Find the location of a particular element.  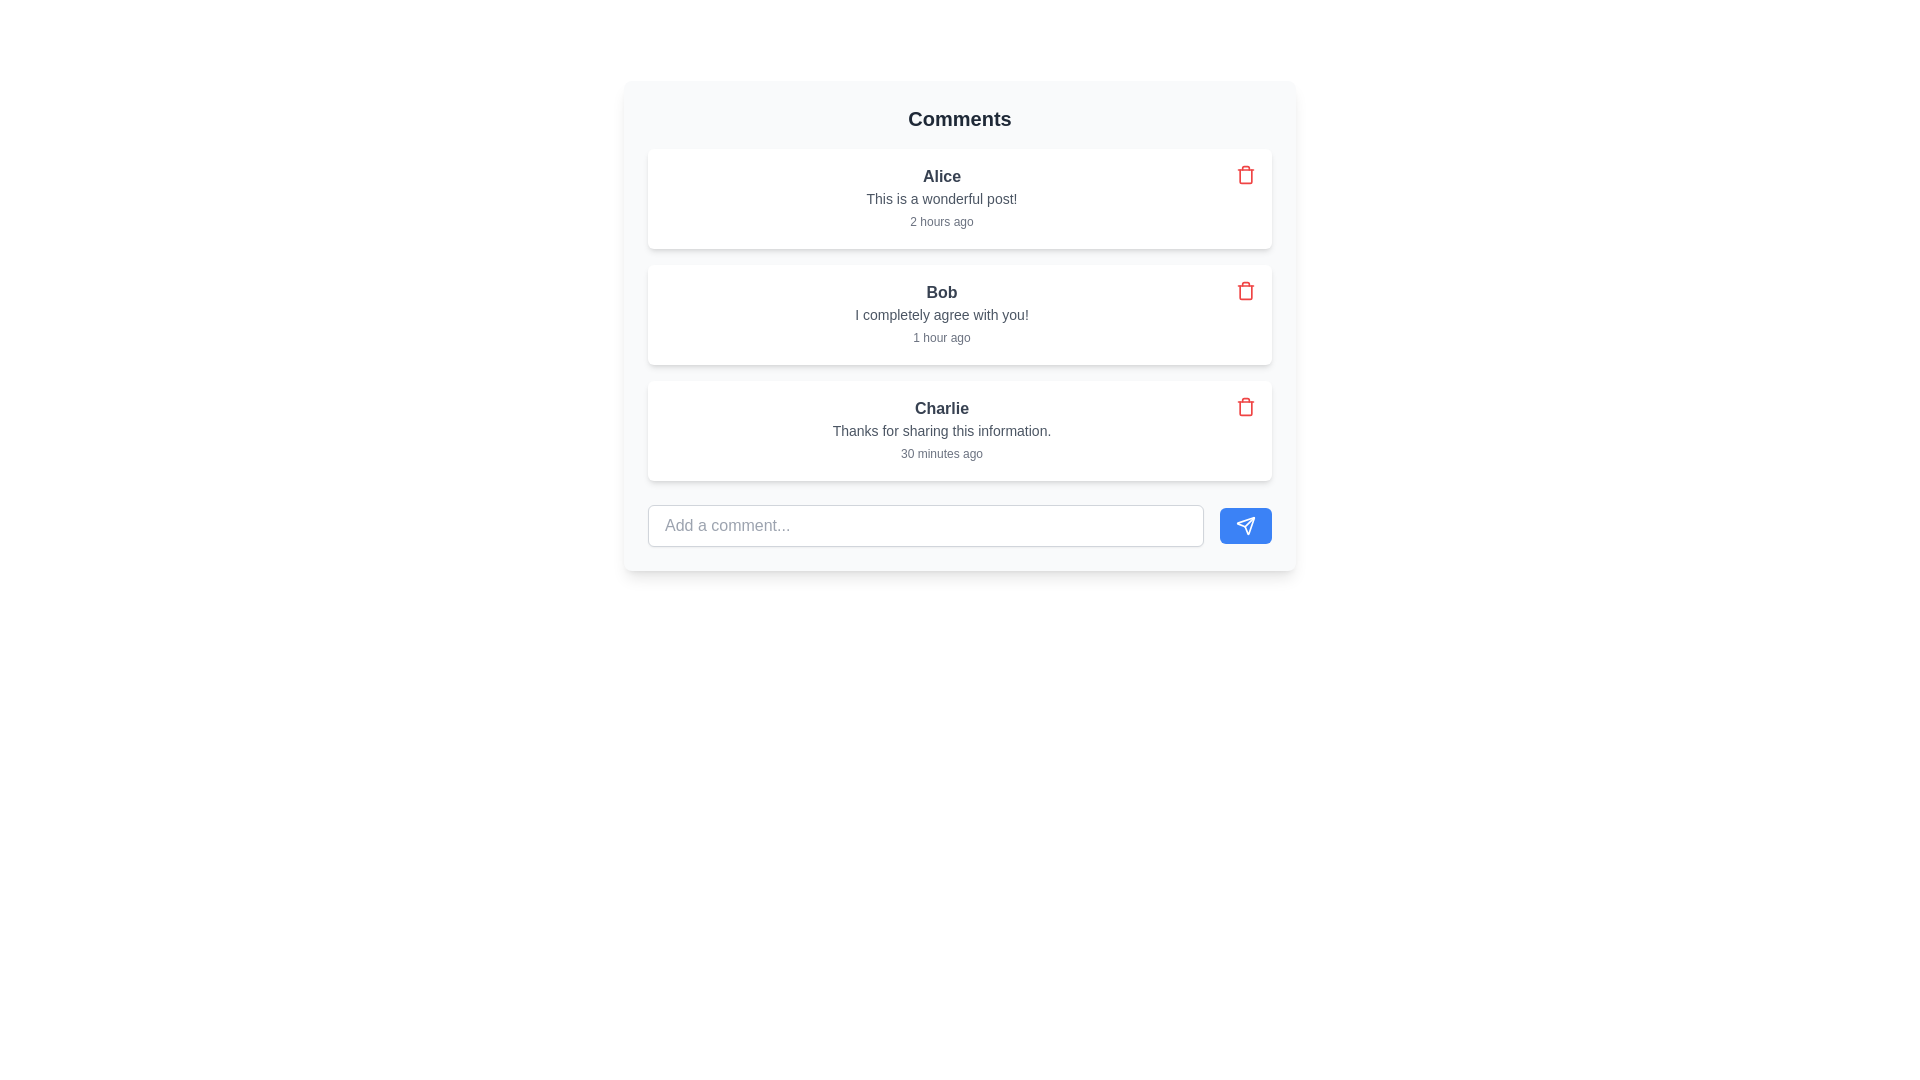

the red trash icon located at the right edge of the comment box for user 'Bob' is located at coordinates (1245, 290).